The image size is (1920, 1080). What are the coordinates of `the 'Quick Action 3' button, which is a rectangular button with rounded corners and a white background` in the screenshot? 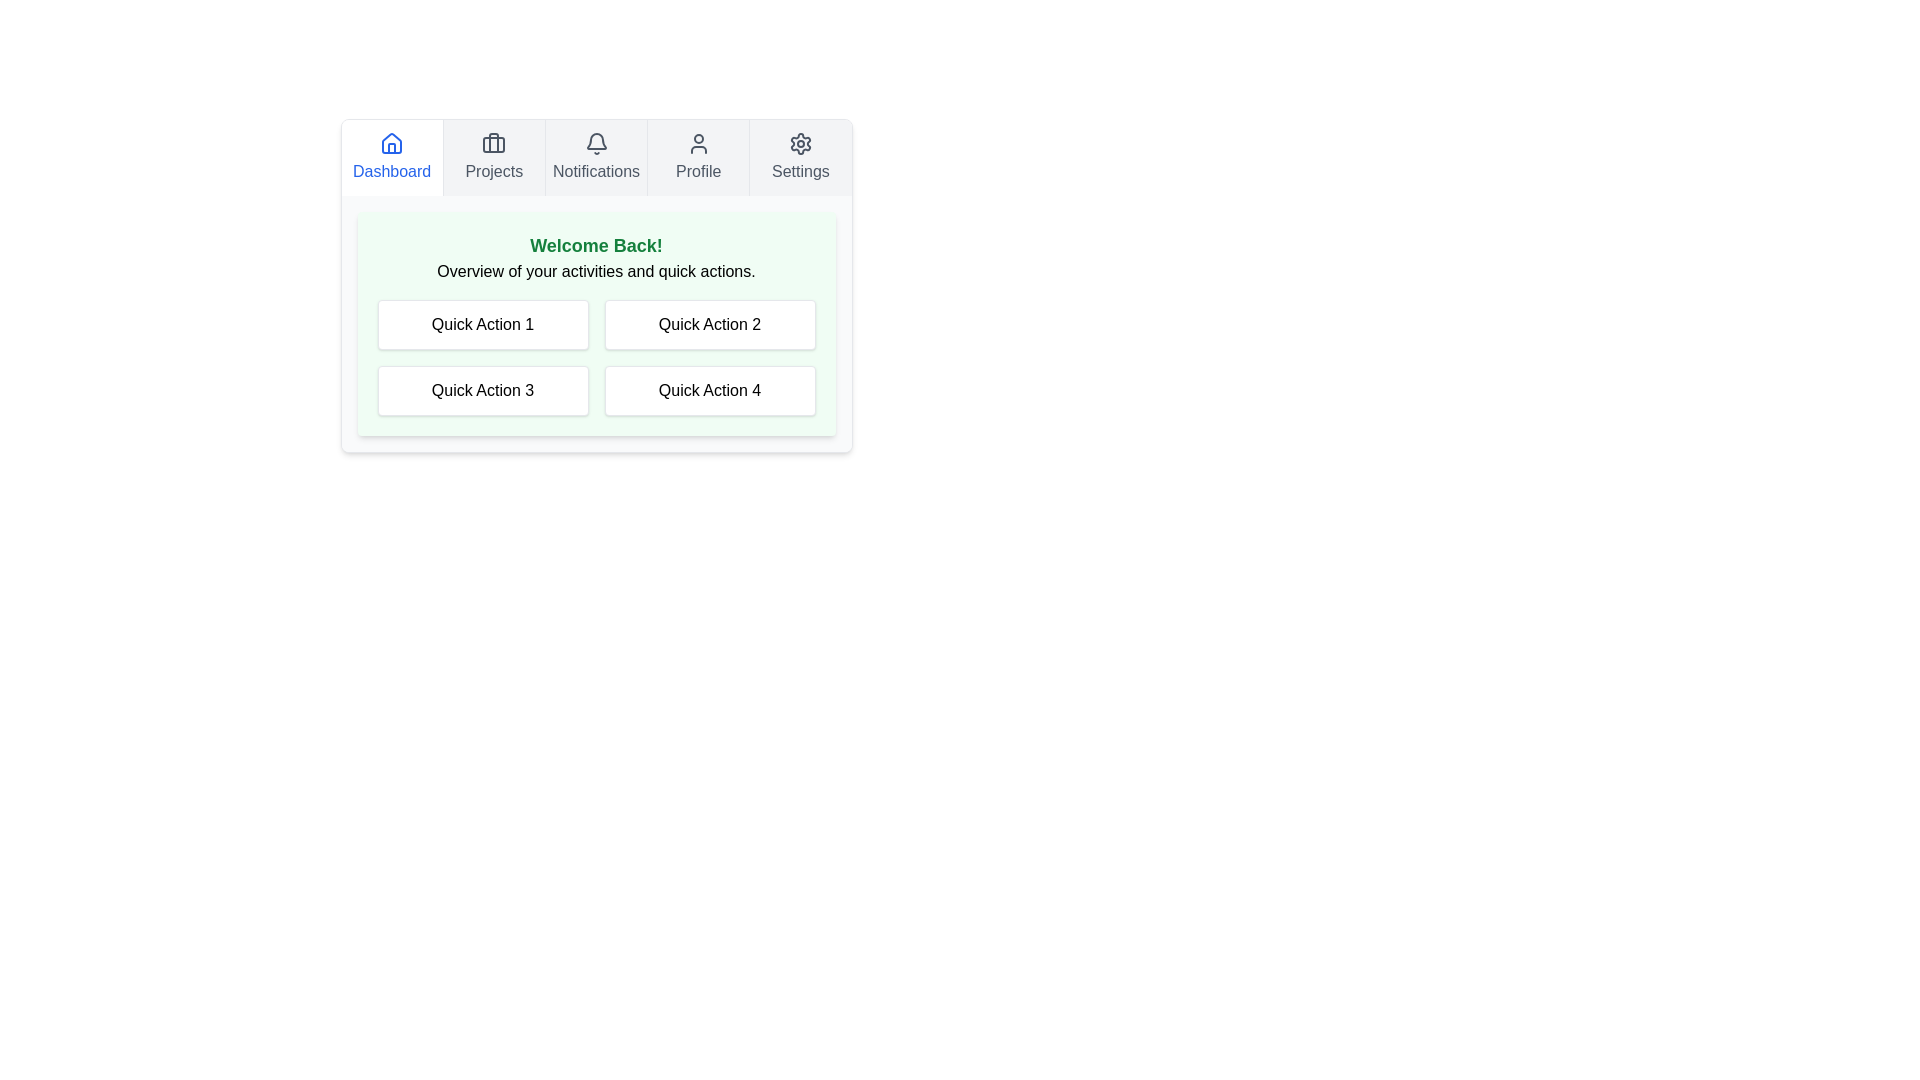 It's located at (483, 390).